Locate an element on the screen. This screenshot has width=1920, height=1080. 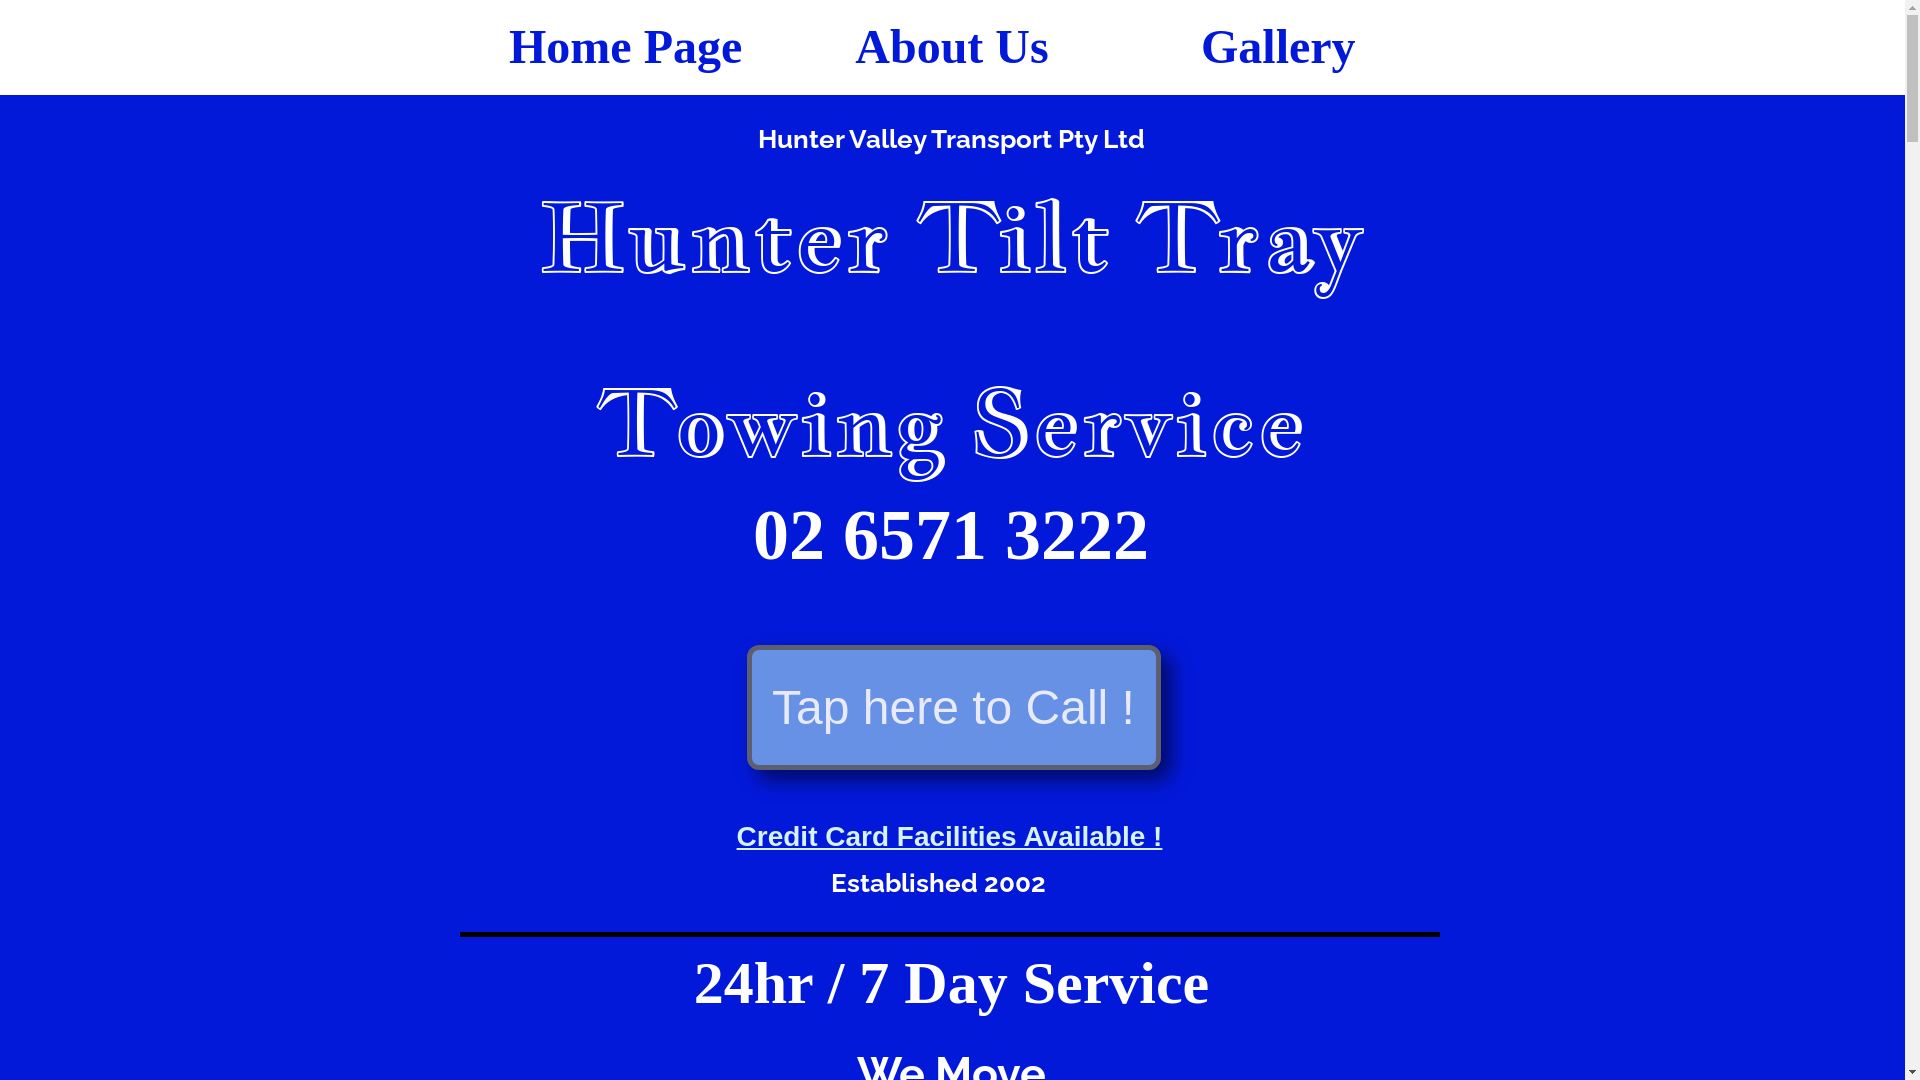
'Gallery' is located at coordinates (1276, 45).